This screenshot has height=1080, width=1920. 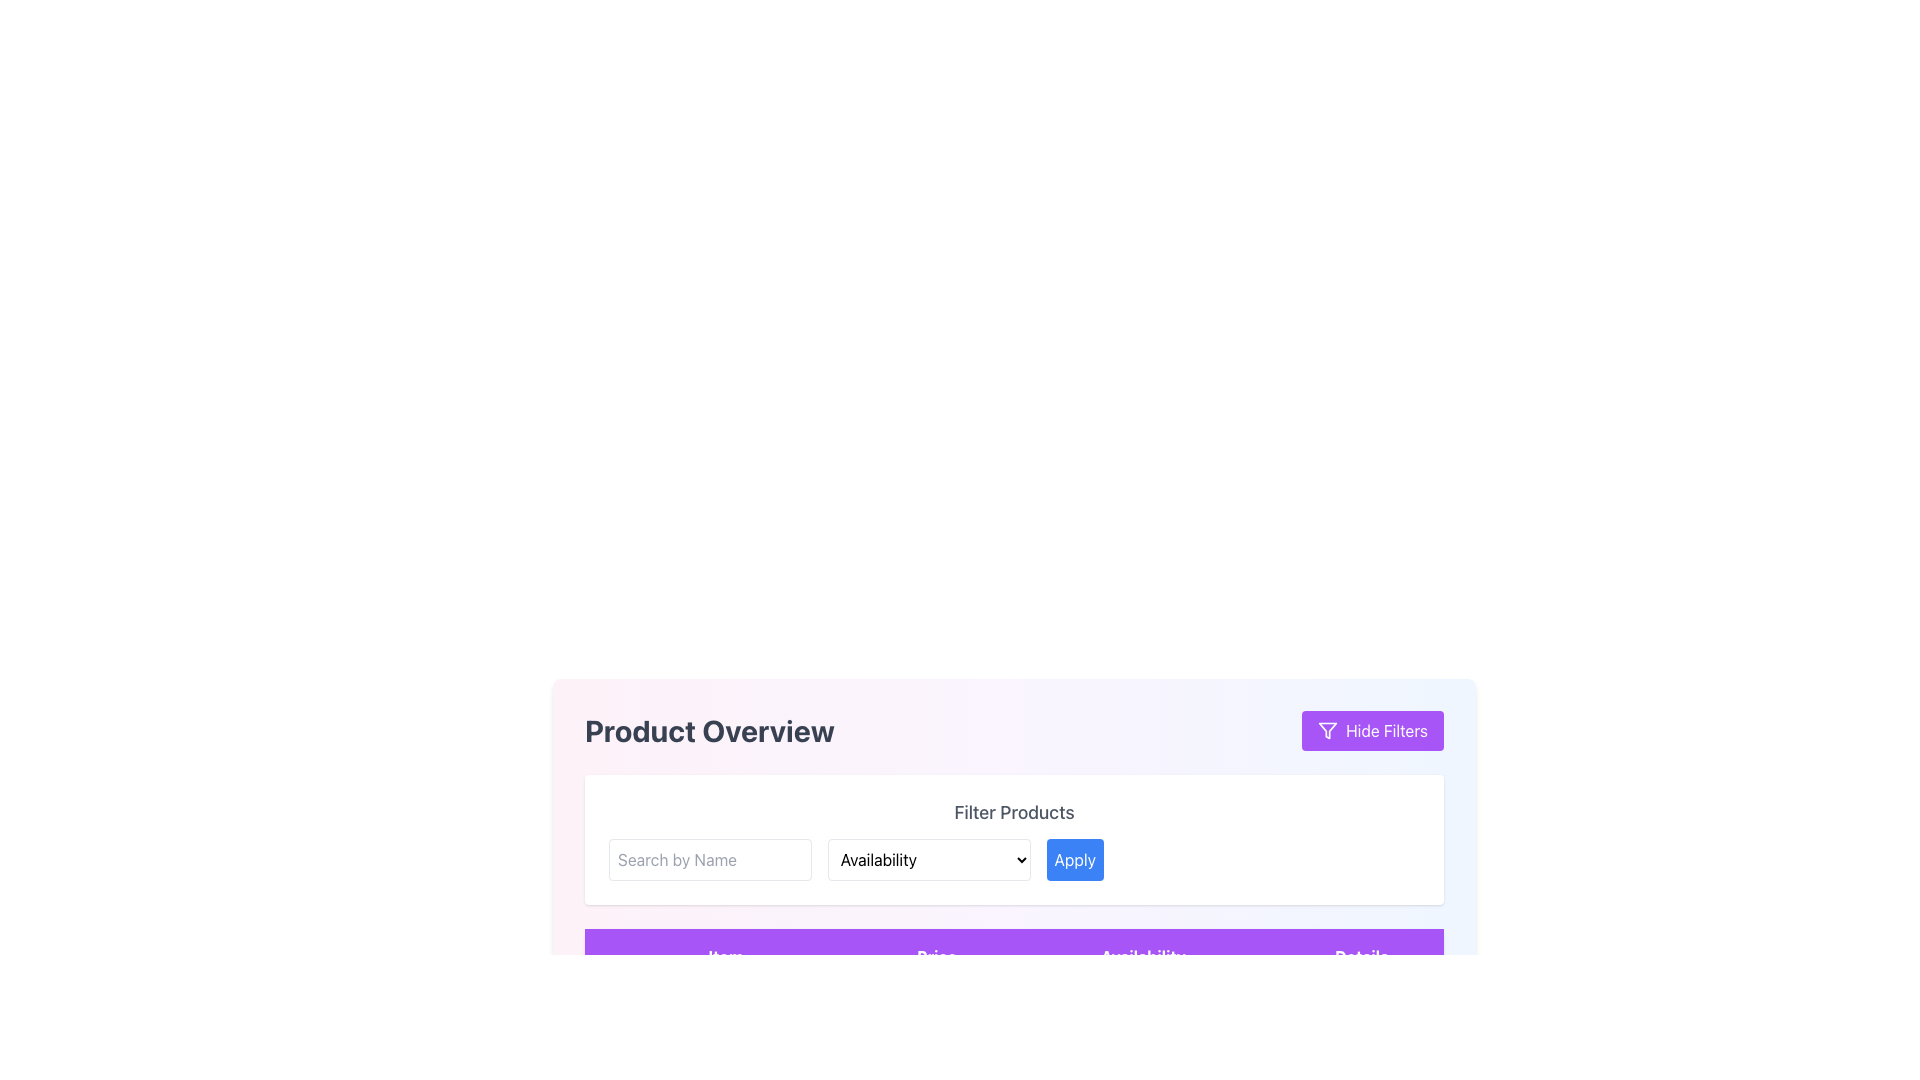 What do you see at coordinates (1371, 731) in the screenshot?
I see `the rectangular button with a purple background and white text that reads 'Hide Filters'` at bounding box center [1371, 731].